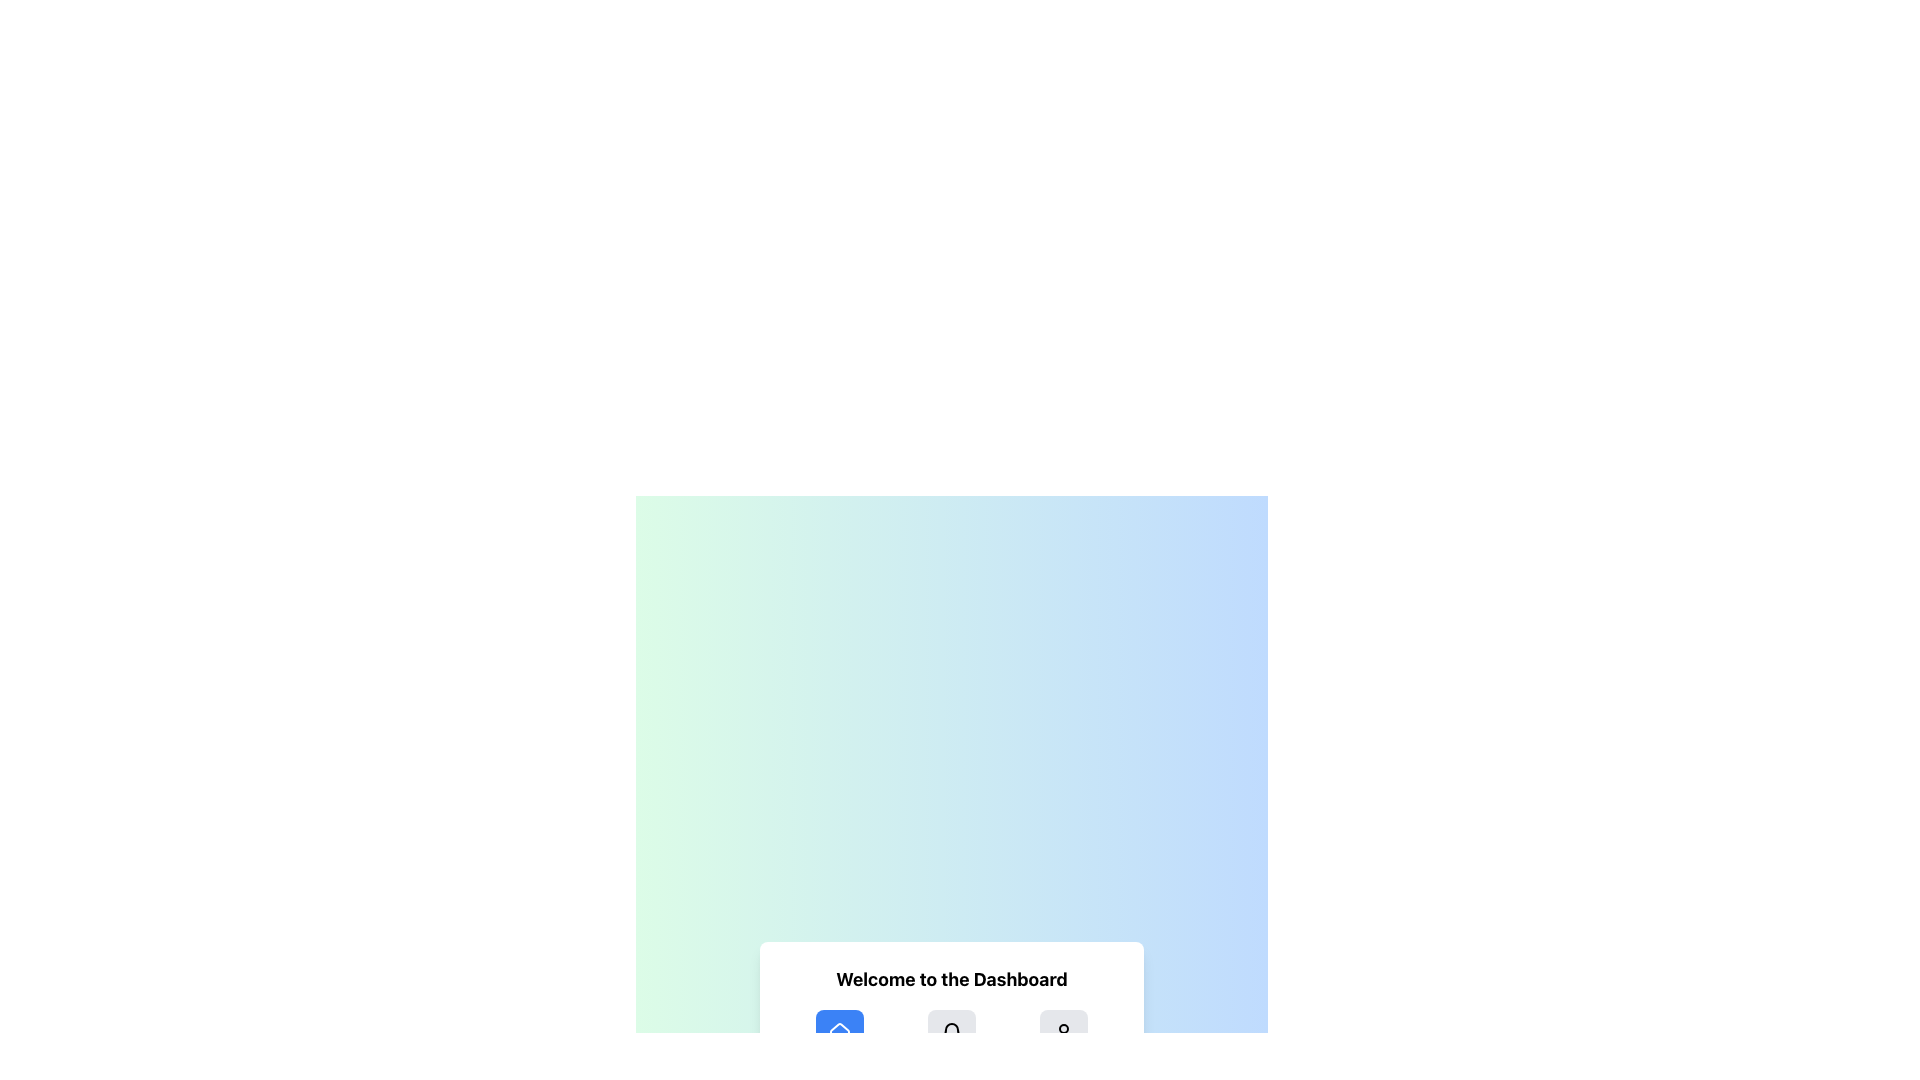 The width and height of the screenshot is (1920, 1080). Describe the element at coordinates (950, 1033) in the screenshot. I see `the notification icon located centrally within the rounded rectangular button with a light gray background` at that location.